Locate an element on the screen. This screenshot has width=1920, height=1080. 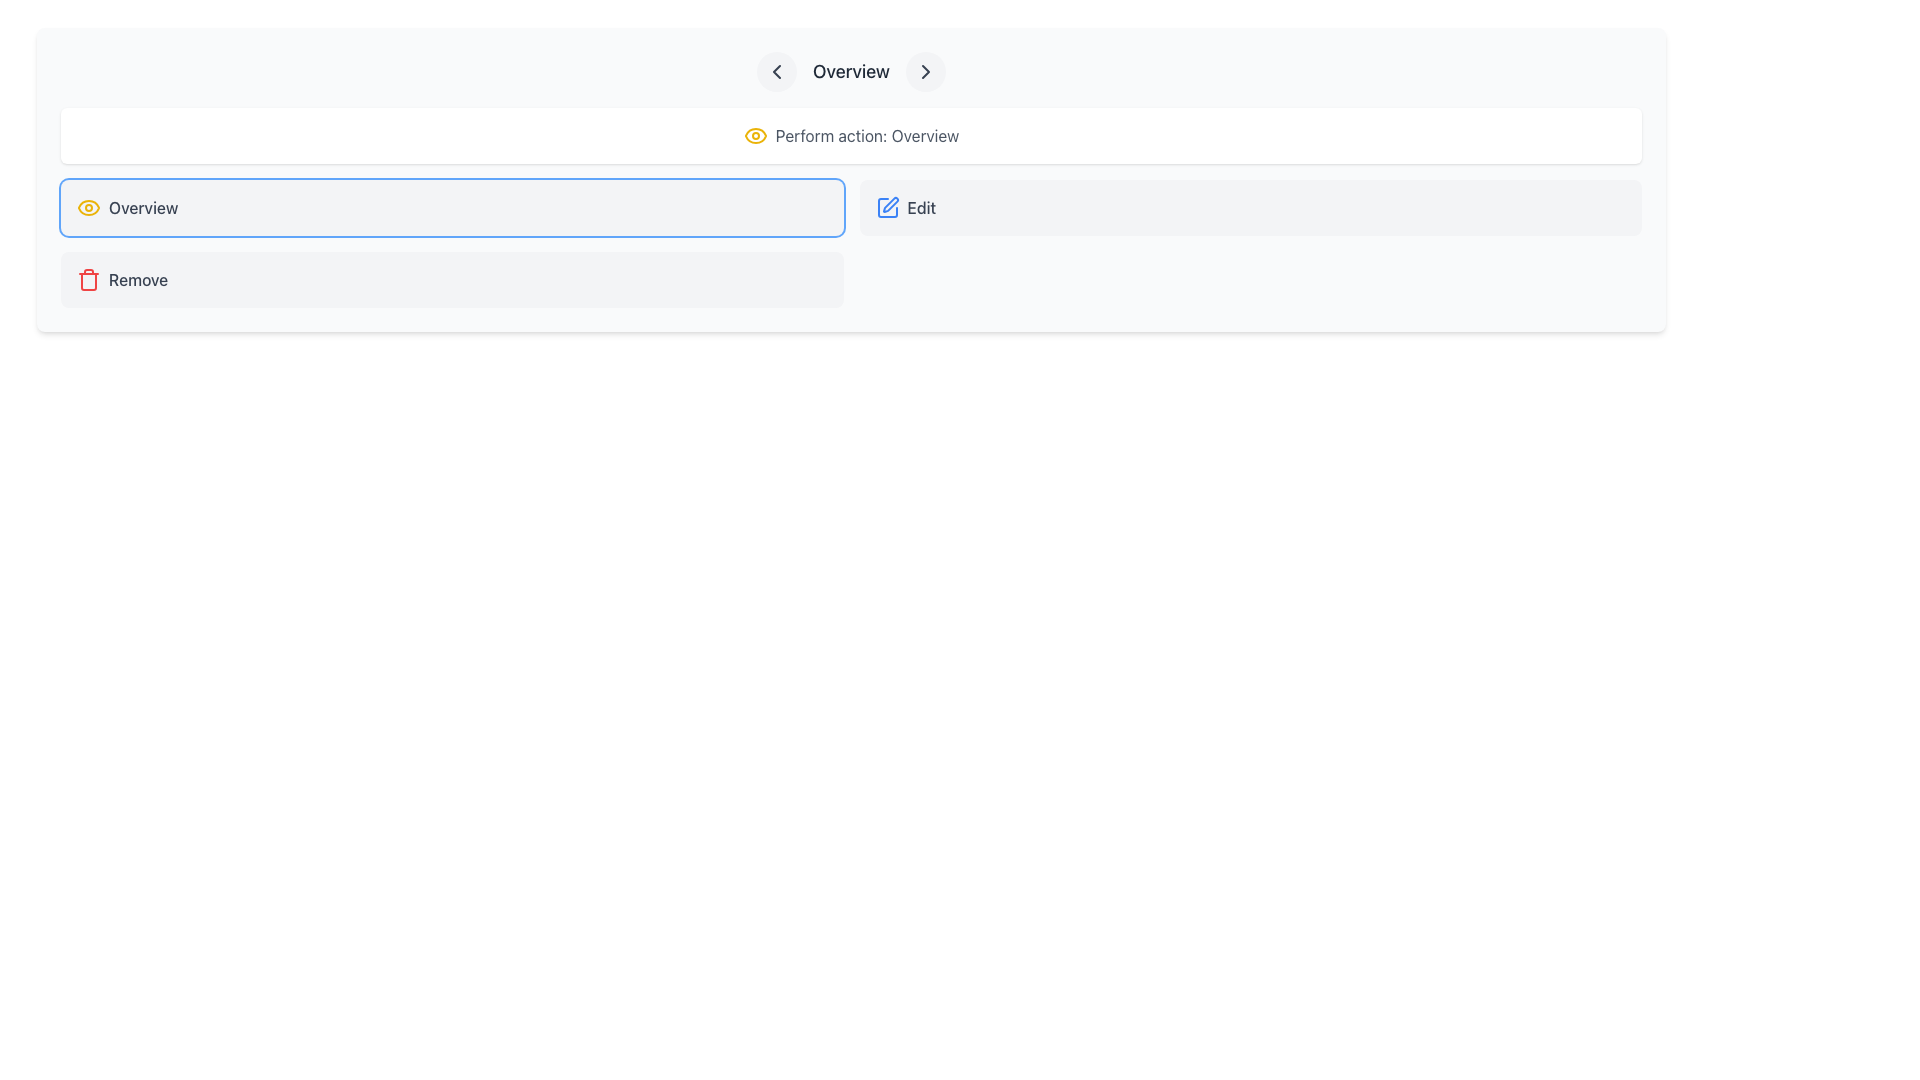
the static text label reading 'Remove', which is positioned immediately to the right of the trash icon in the lower section of the interface is located at coordinates (137, 280).